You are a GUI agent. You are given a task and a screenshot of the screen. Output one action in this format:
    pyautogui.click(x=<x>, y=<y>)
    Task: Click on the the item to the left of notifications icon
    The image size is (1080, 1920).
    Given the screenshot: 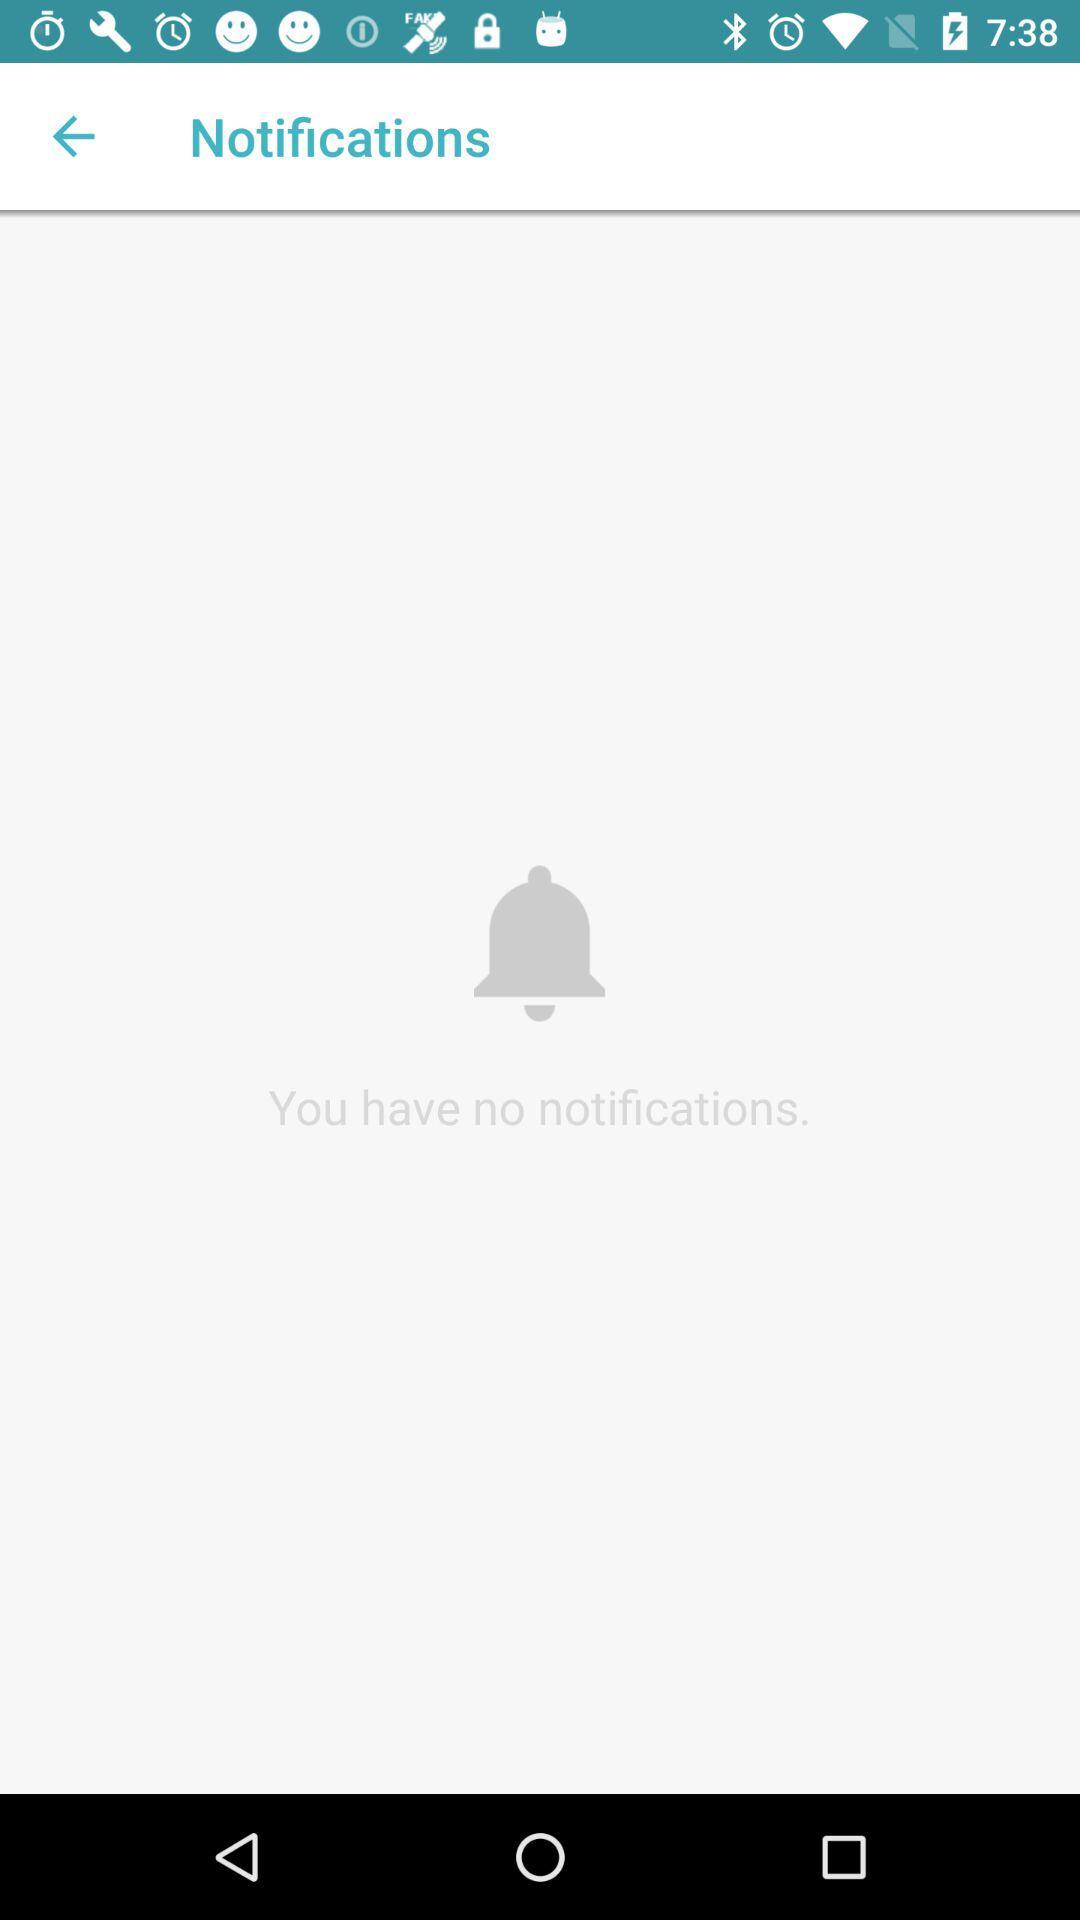 What is the action you would take?
    pyautogui.click(x=72, y=135)
    